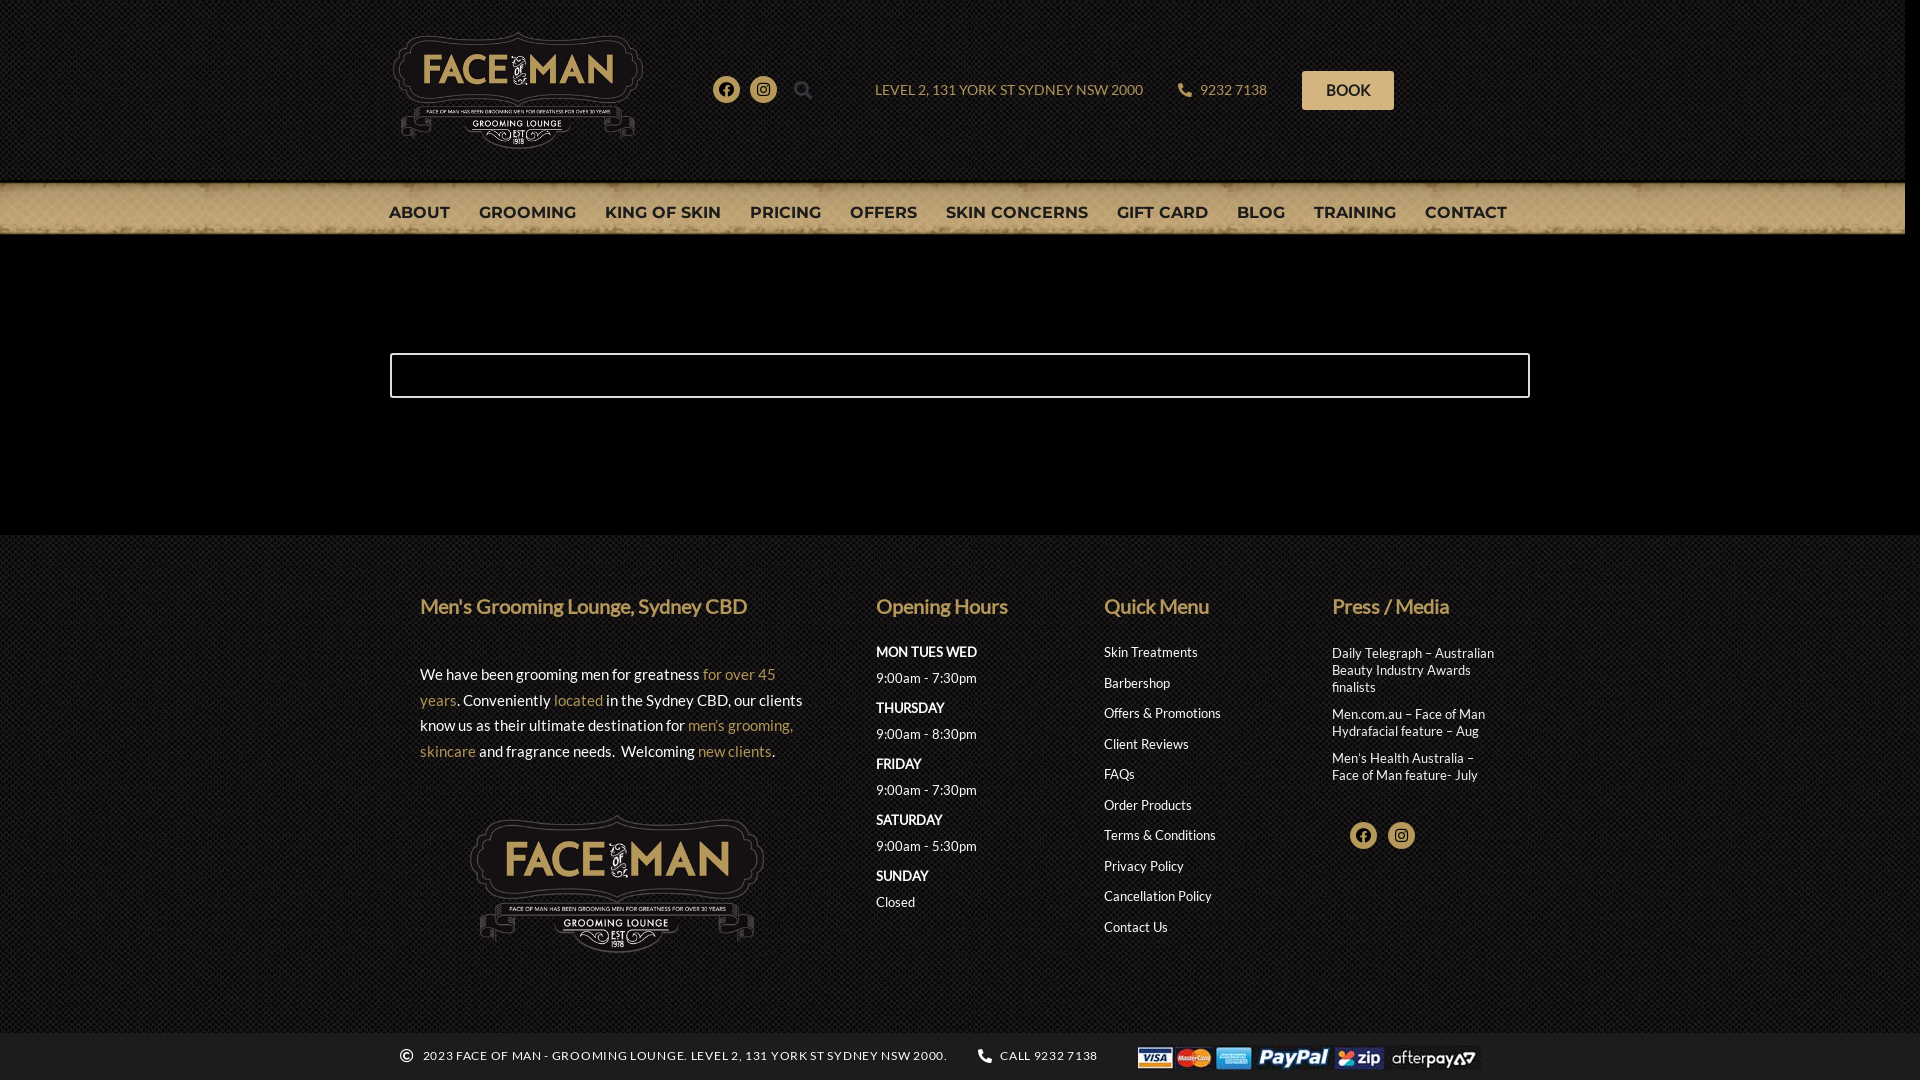  I want to click on 'CALL 9232 7138', so click(1037, 1055).